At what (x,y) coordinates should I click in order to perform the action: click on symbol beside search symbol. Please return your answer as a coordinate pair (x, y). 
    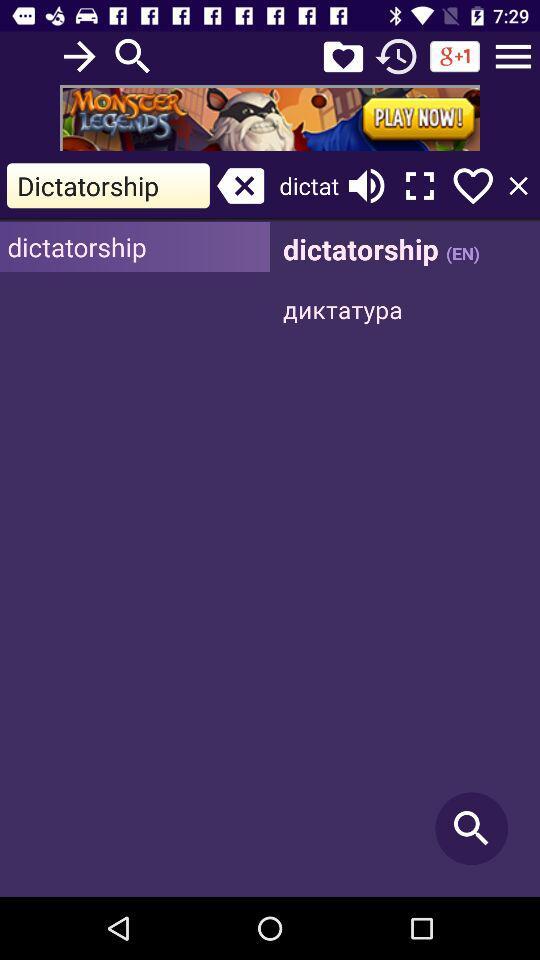
    Looking at the image, I should click on (342, 56).